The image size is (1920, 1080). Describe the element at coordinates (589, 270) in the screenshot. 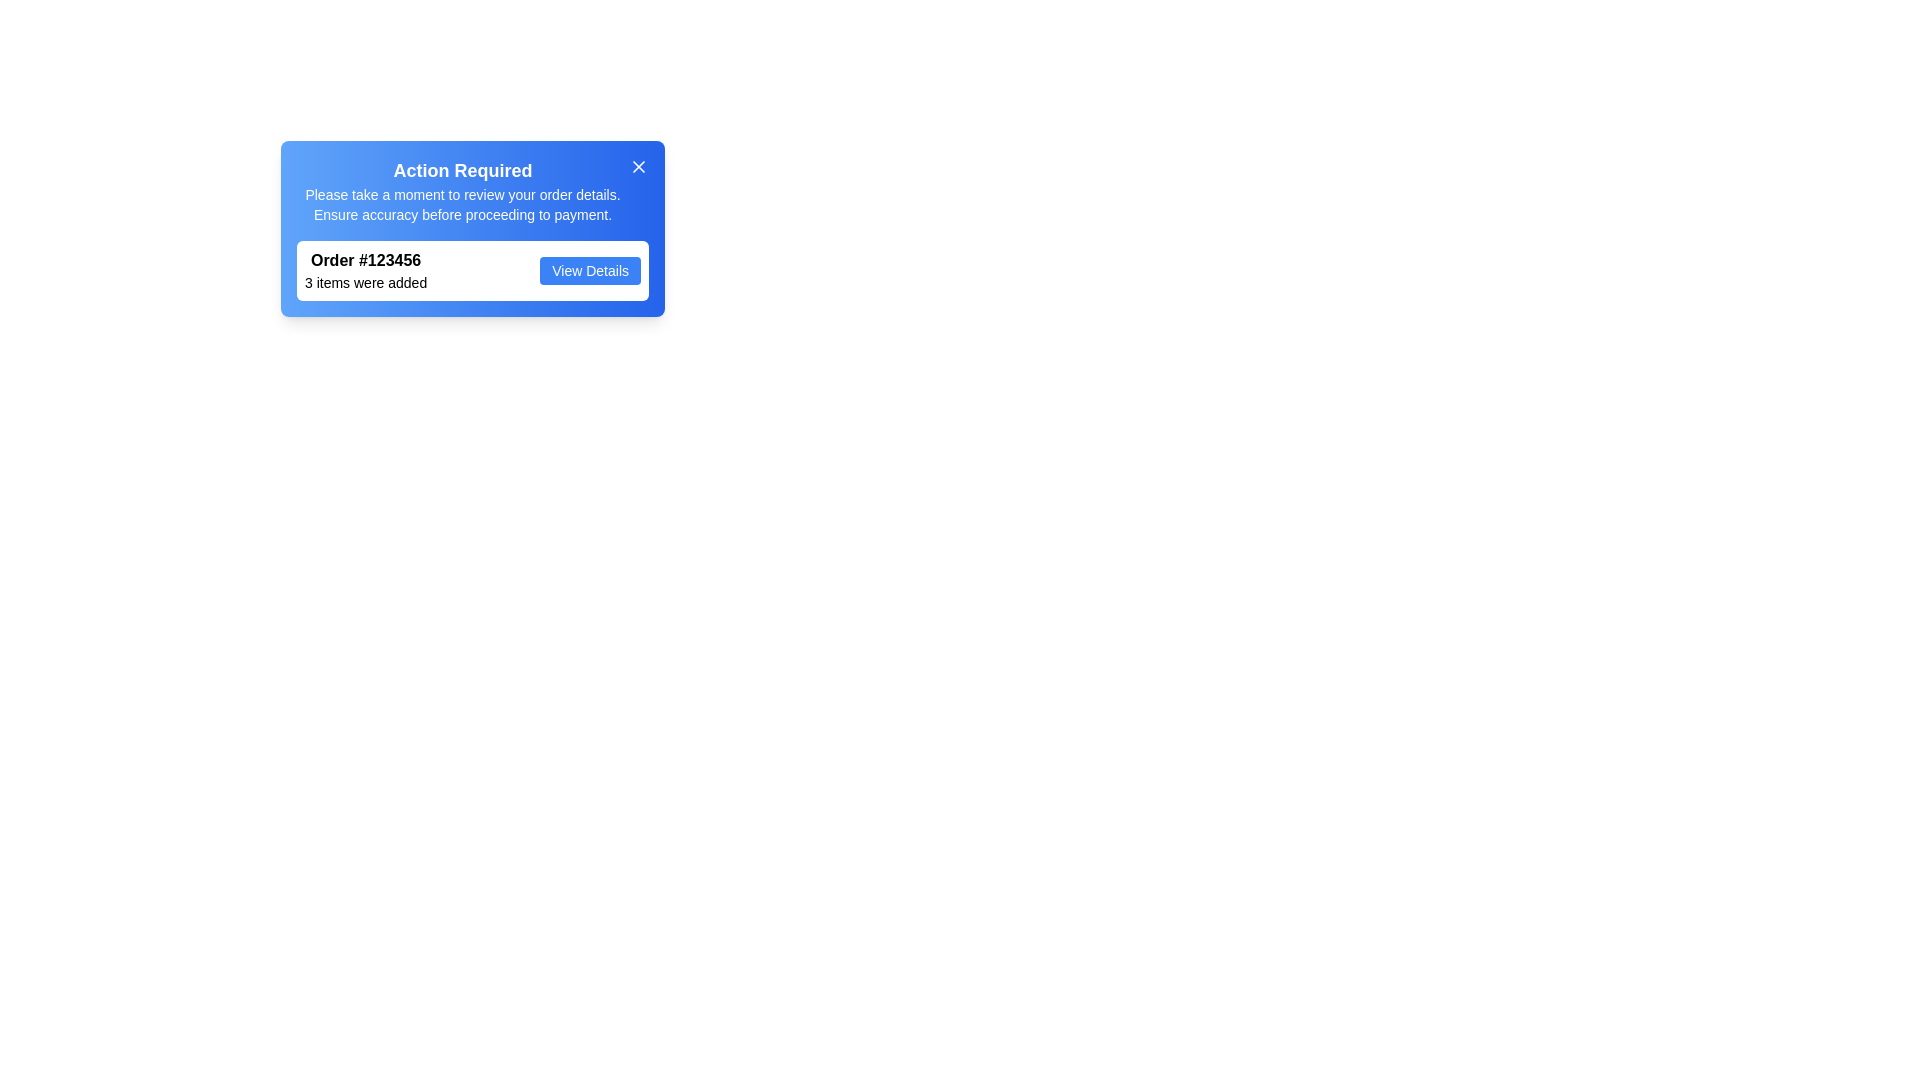

I see `the button located to the right of the order details that allows users` at that location.